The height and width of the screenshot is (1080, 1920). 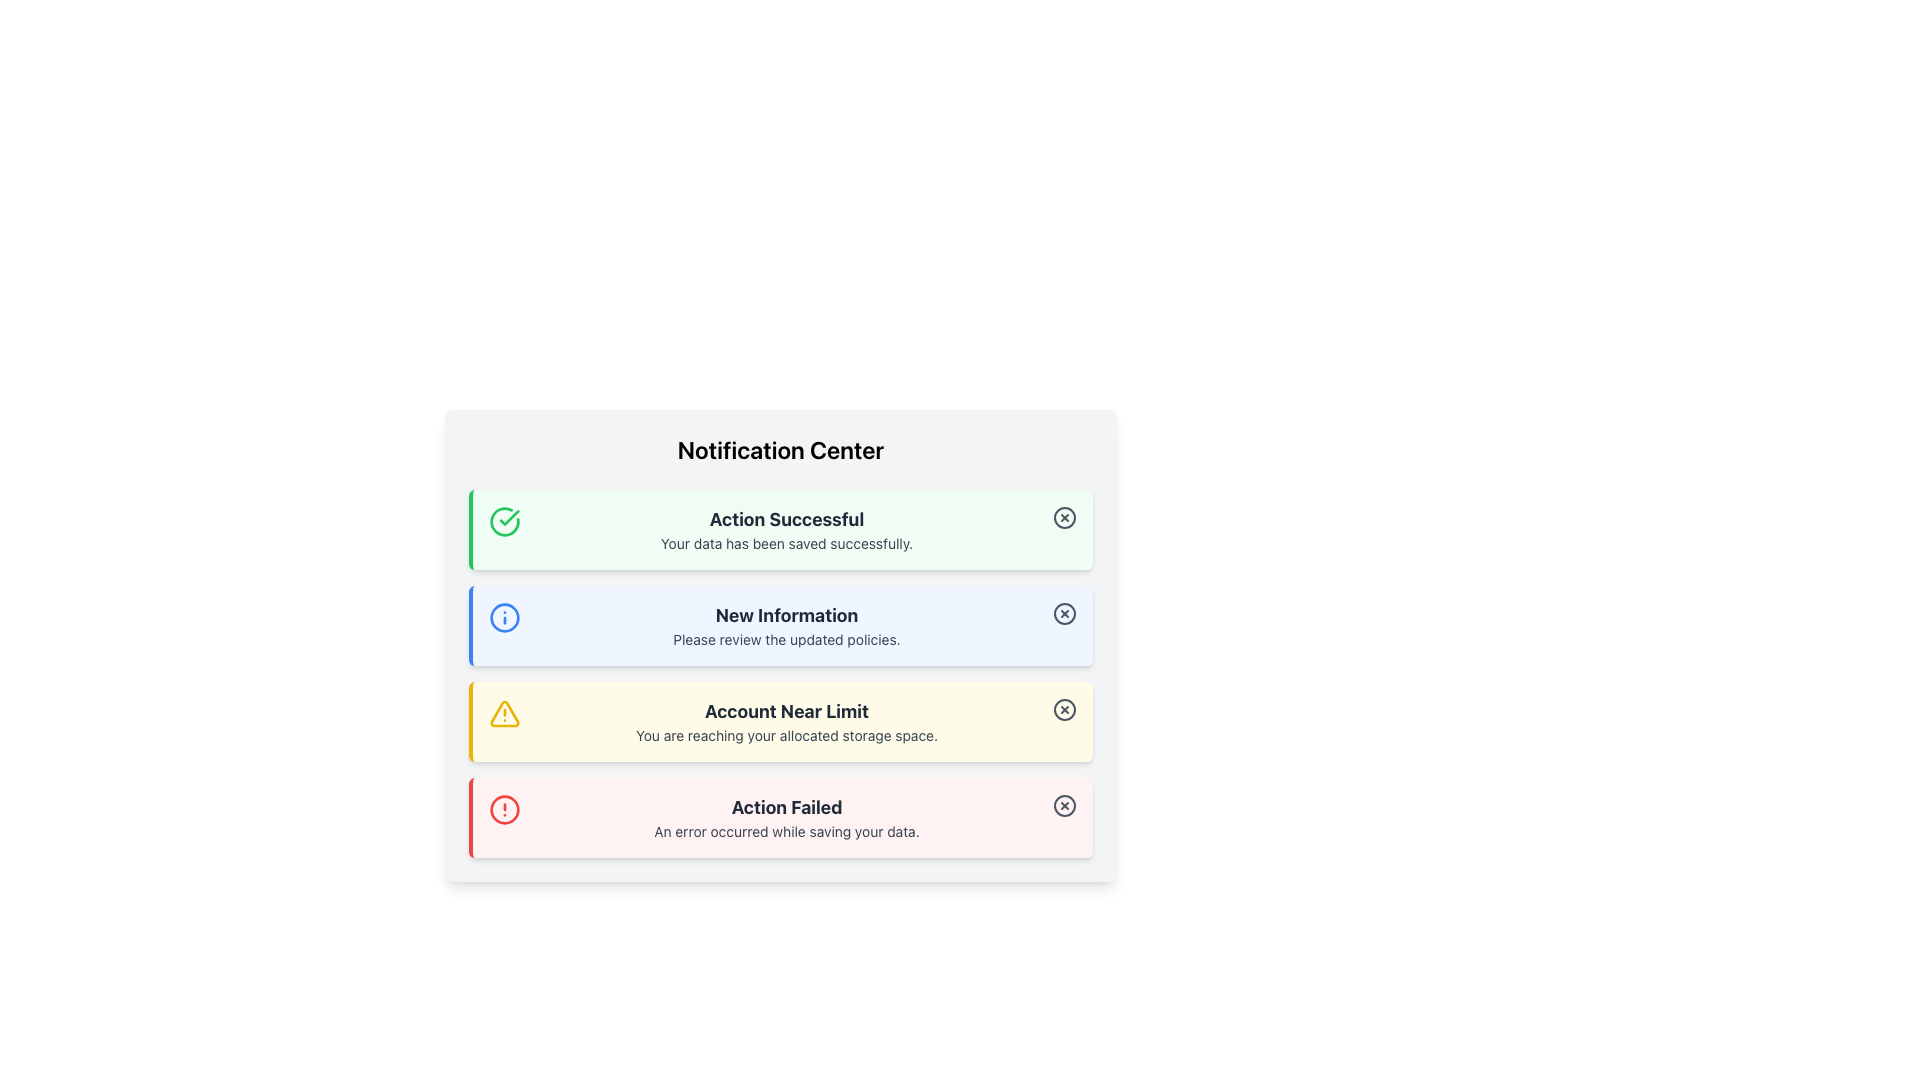 What do you see at coordinates (780, 450) in the screenshot?
I see `the 'Notification Center' text label, which is a bold, medium-sized black font title centered at the top of the notifications area` at bounding box center [780, 450].